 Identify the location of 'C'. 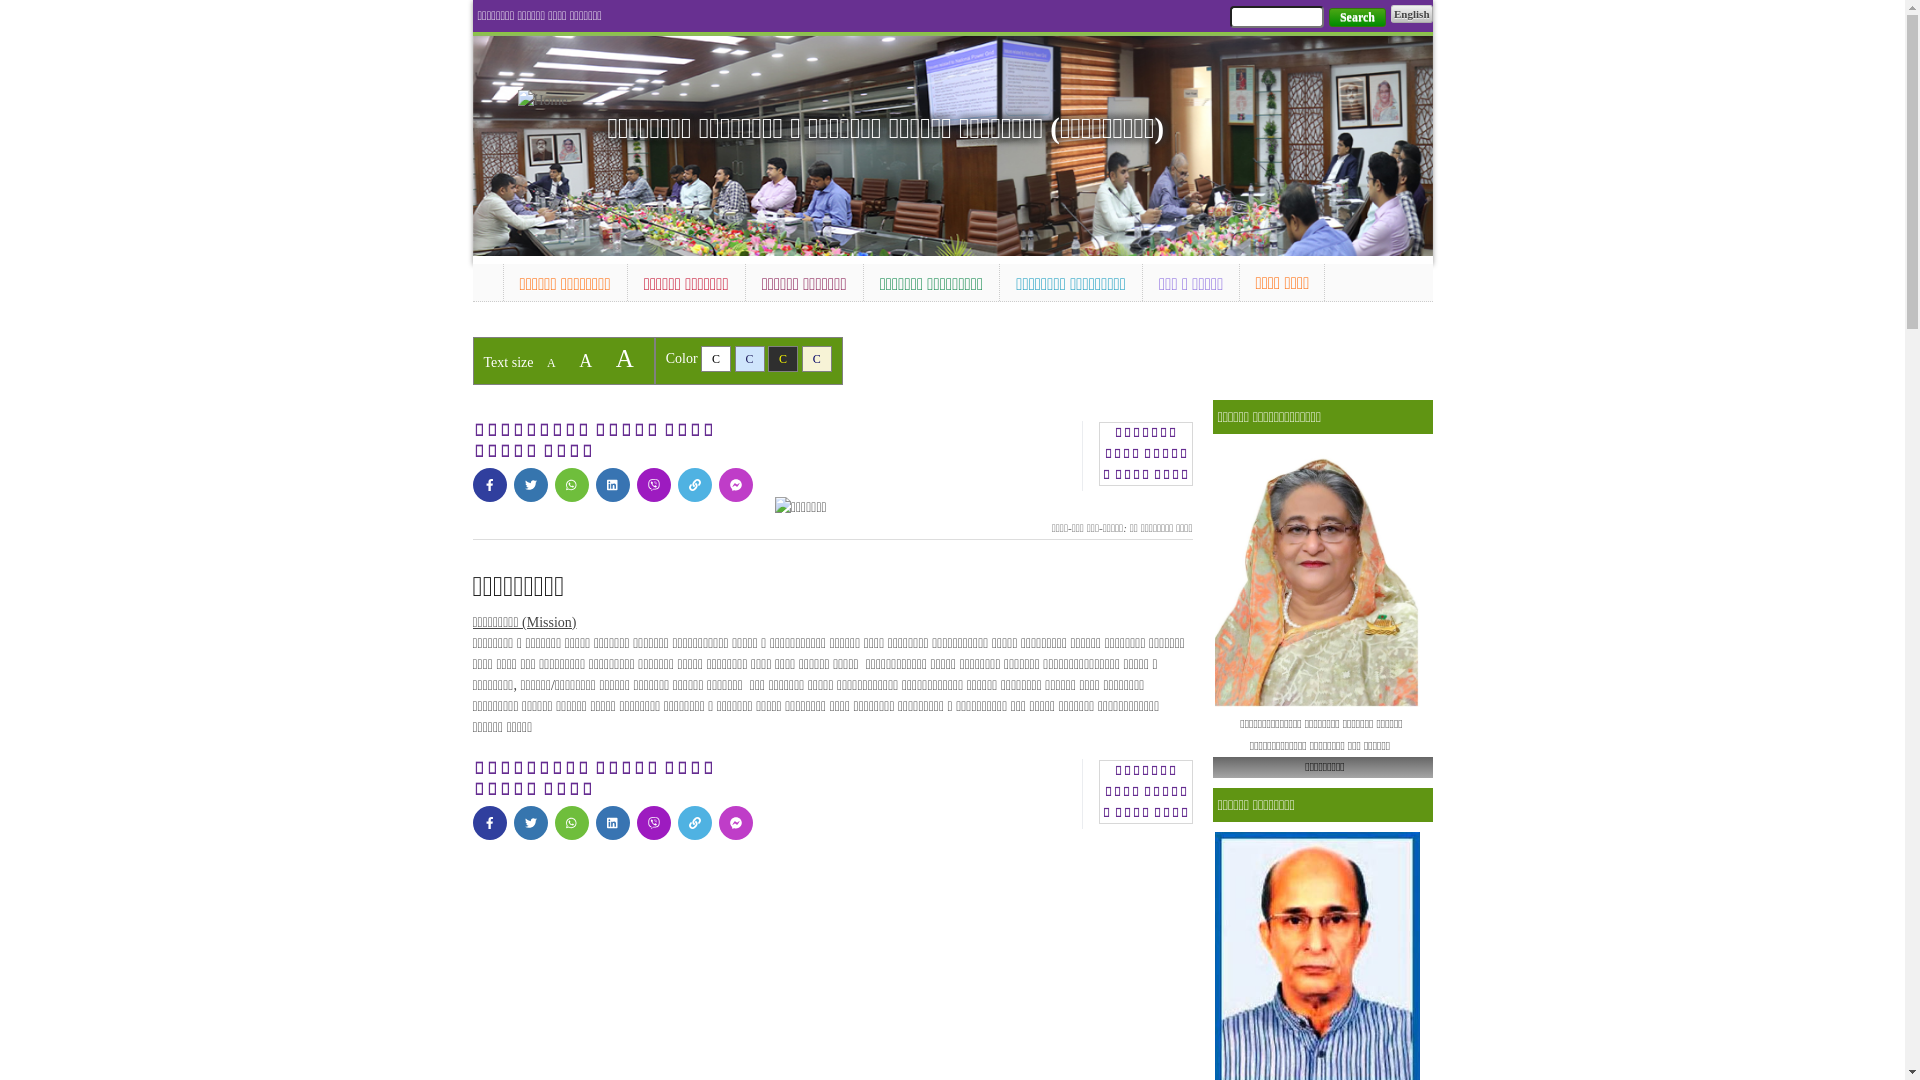
(700, 357).